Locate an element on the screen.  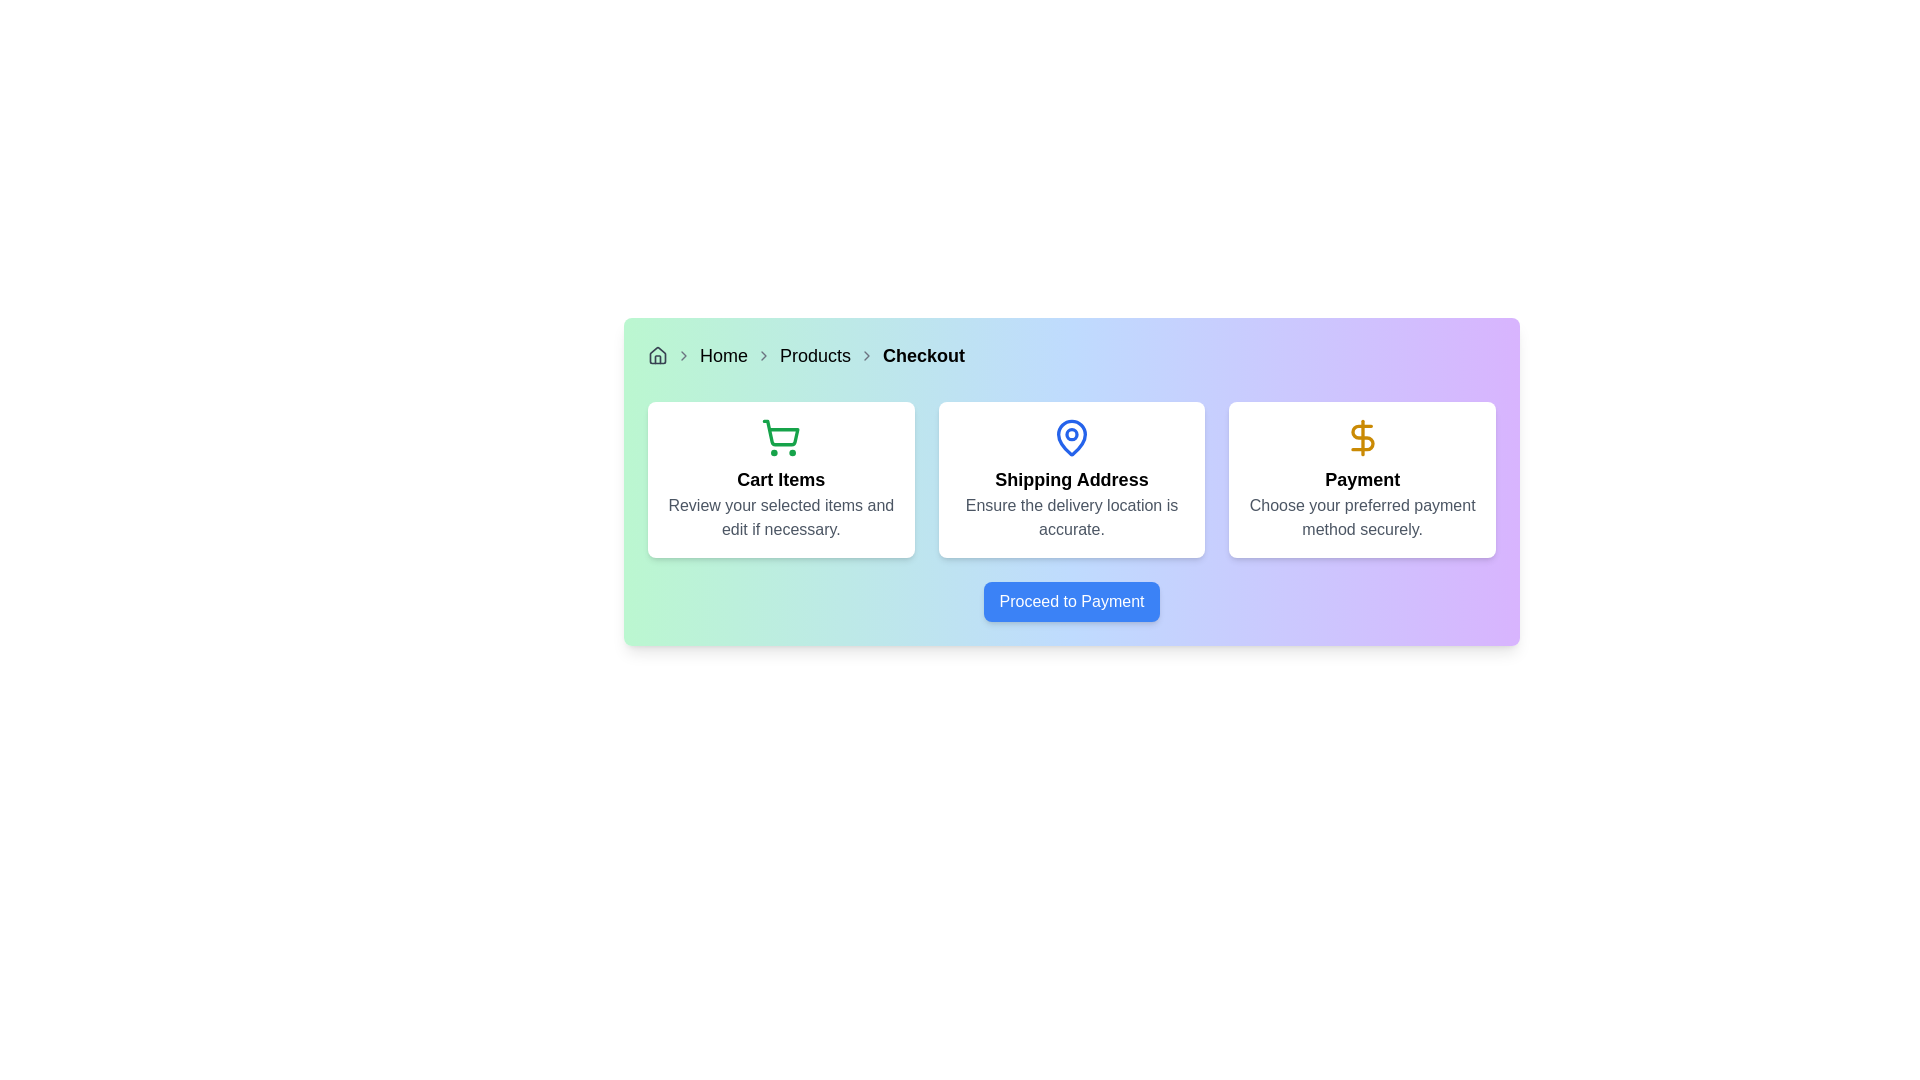
the static text element that reads 'Choose your preferred payment method securely.', which is styled in gray and positioned beneath the 'Payment' title and gold dollar icon within the third white card is located at coordinates (1361, 516).